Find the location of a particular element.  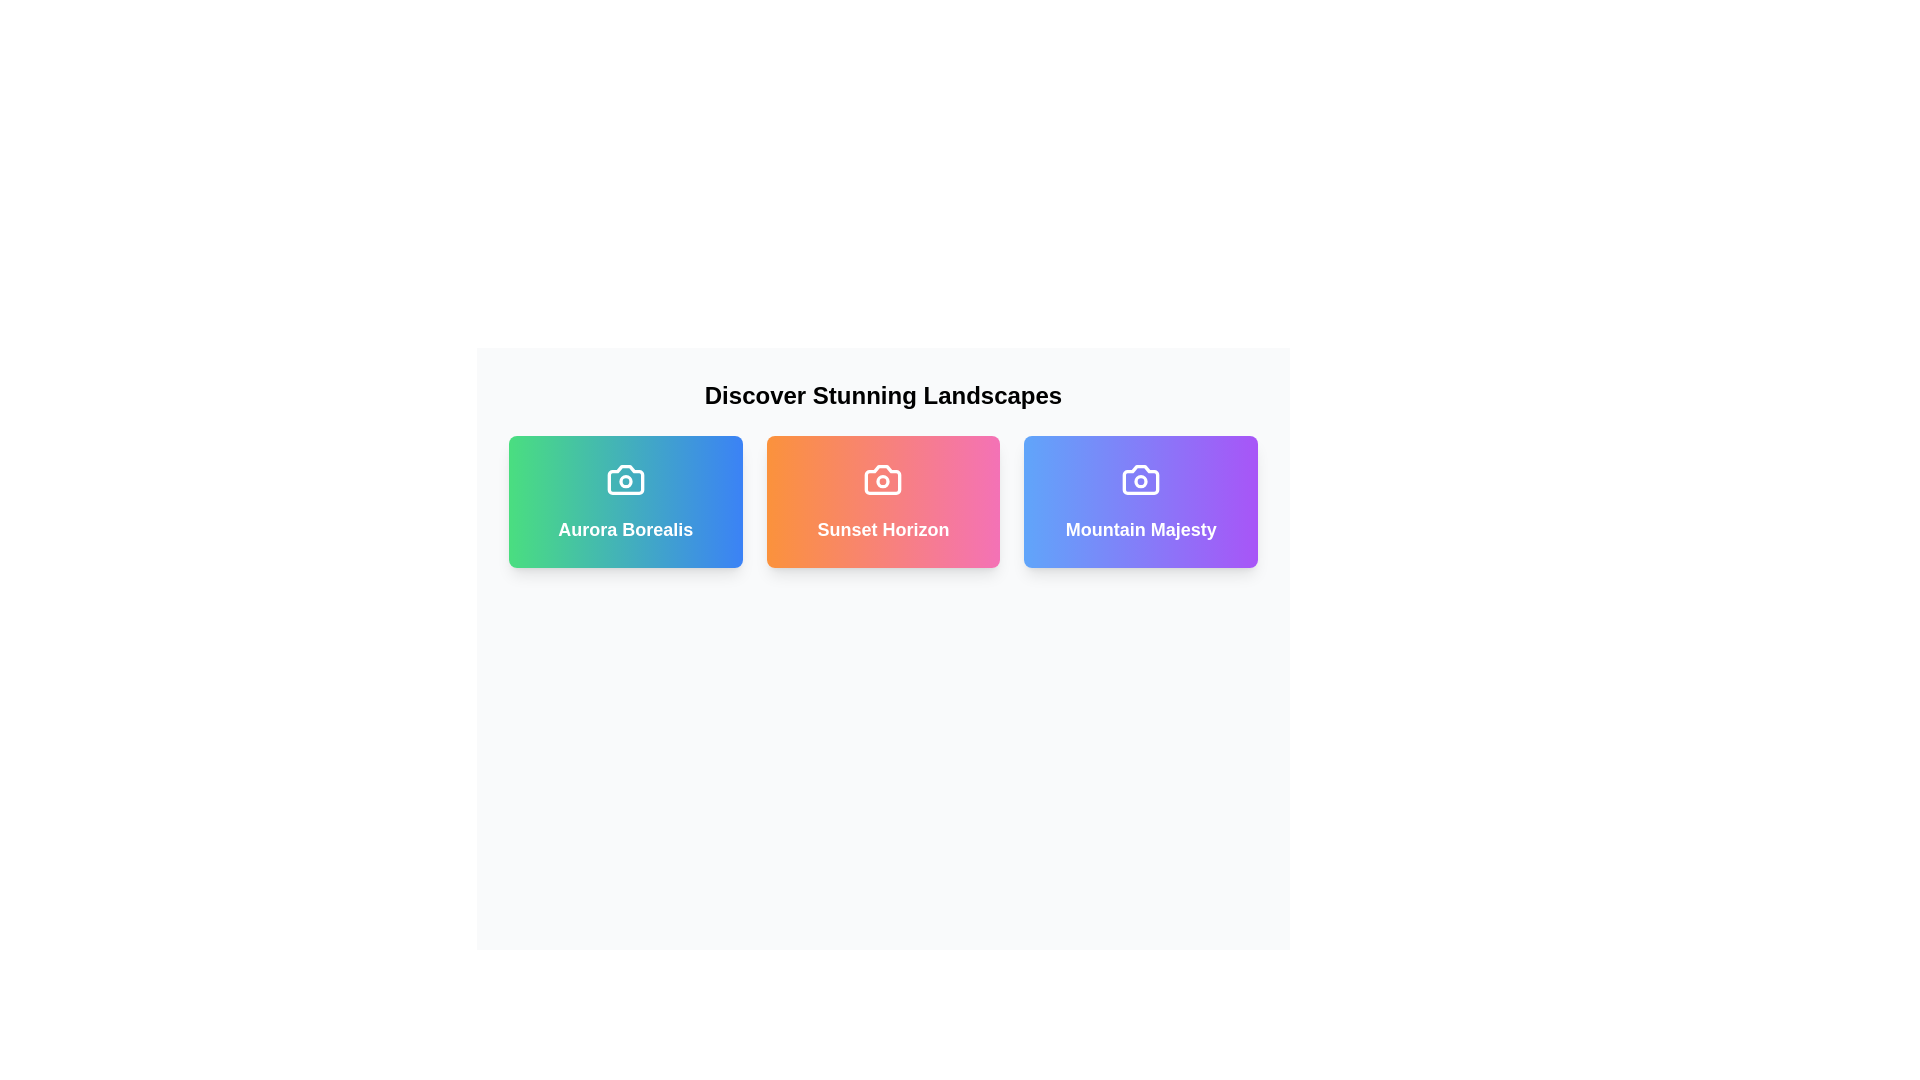

the 'Sunset Horizon' text label, which is displayed in bold white font against a gradient background, located below a camera icon in the central box of a three-column layout is located at coordinates (882, 528).